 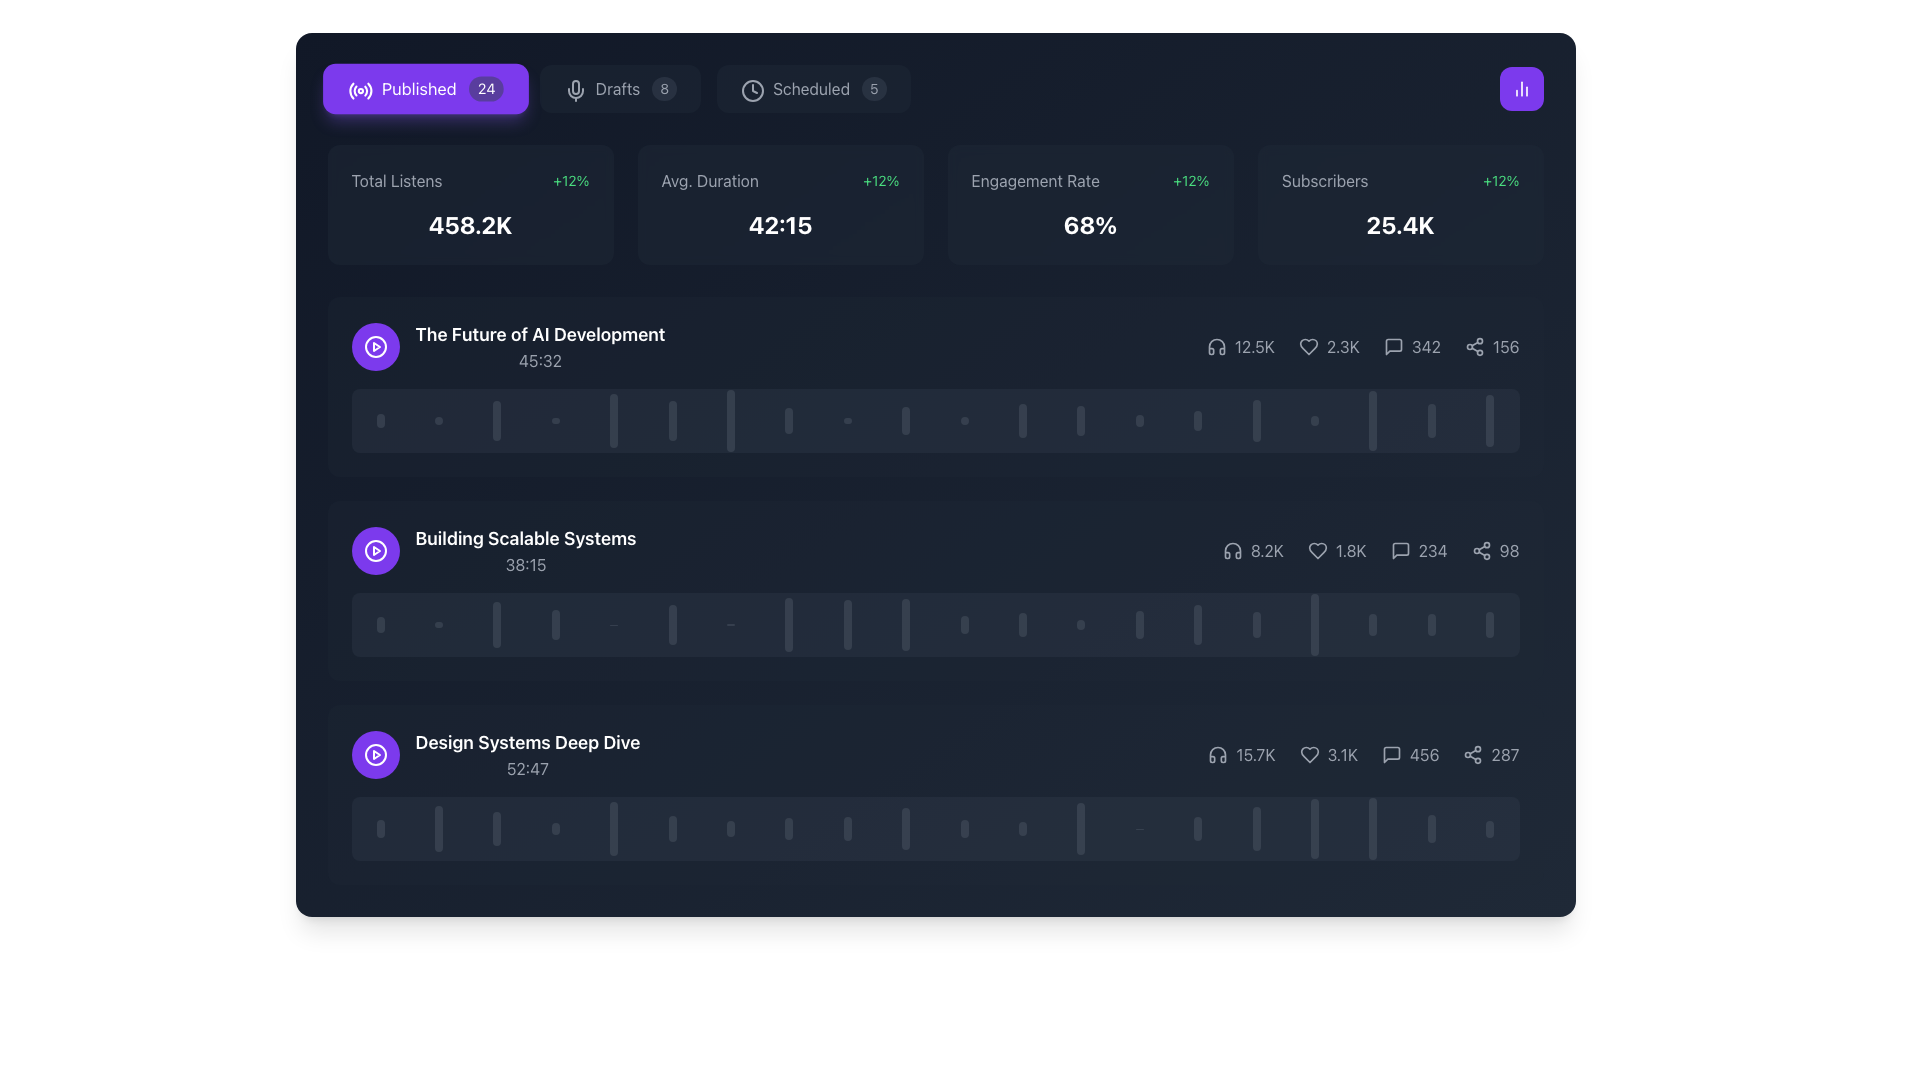 I want to click on the play button located to the left of the third list item titled 'Design Systems Deep Dive' to initiate playback of the media, so click(x=375, y=755).